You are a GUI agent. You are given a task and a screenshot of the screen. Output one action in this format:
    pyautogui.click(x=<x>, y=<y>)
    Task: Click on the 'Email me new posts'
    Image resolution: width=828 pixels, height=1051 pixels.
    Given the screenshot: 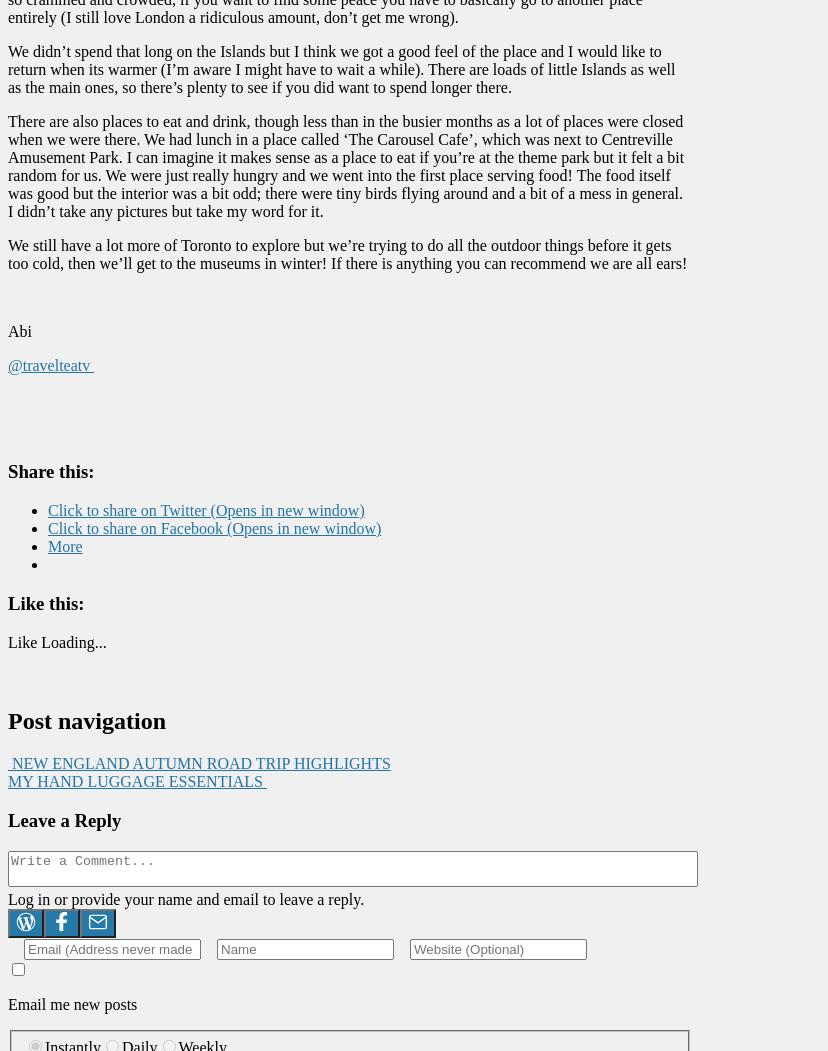 What is the action you would take?
    pyautogui.click(x=72, y=1003)
    